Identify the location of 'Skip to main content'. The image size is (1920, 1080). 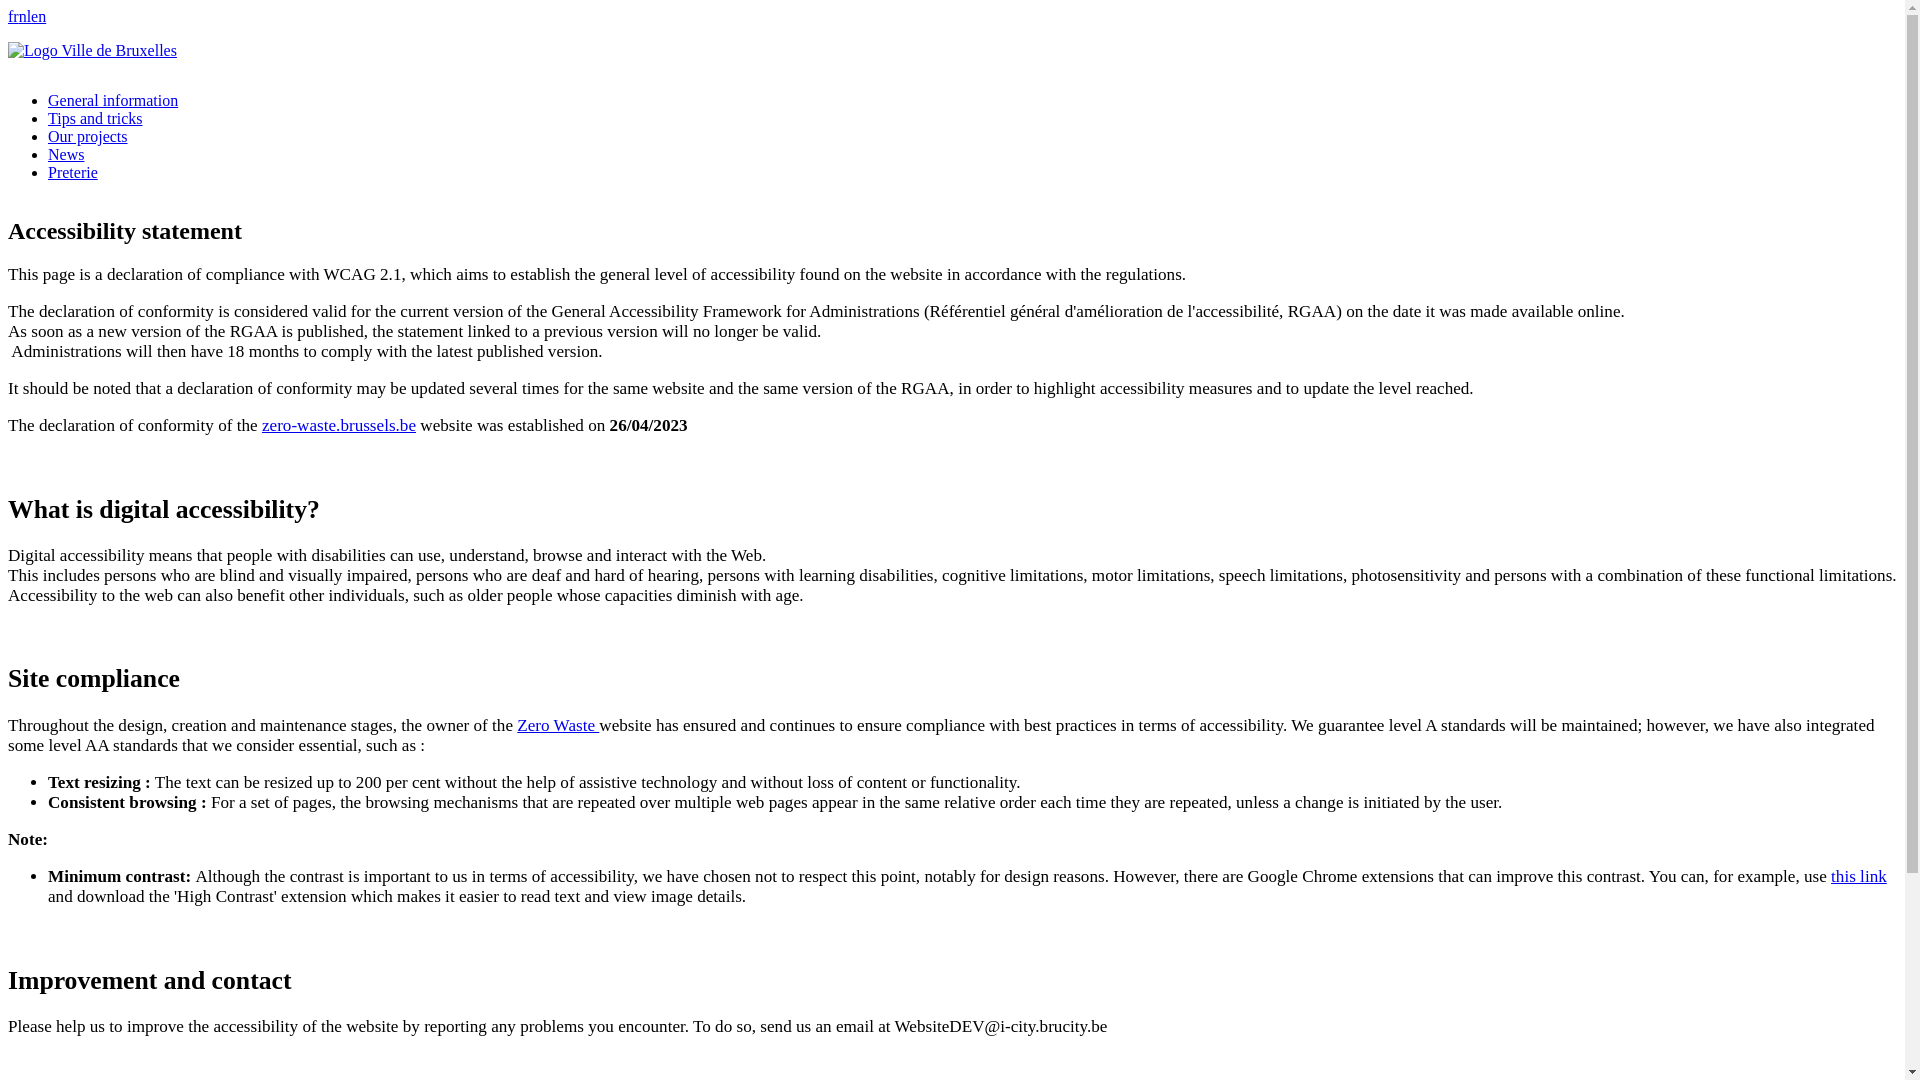
(951, 10).